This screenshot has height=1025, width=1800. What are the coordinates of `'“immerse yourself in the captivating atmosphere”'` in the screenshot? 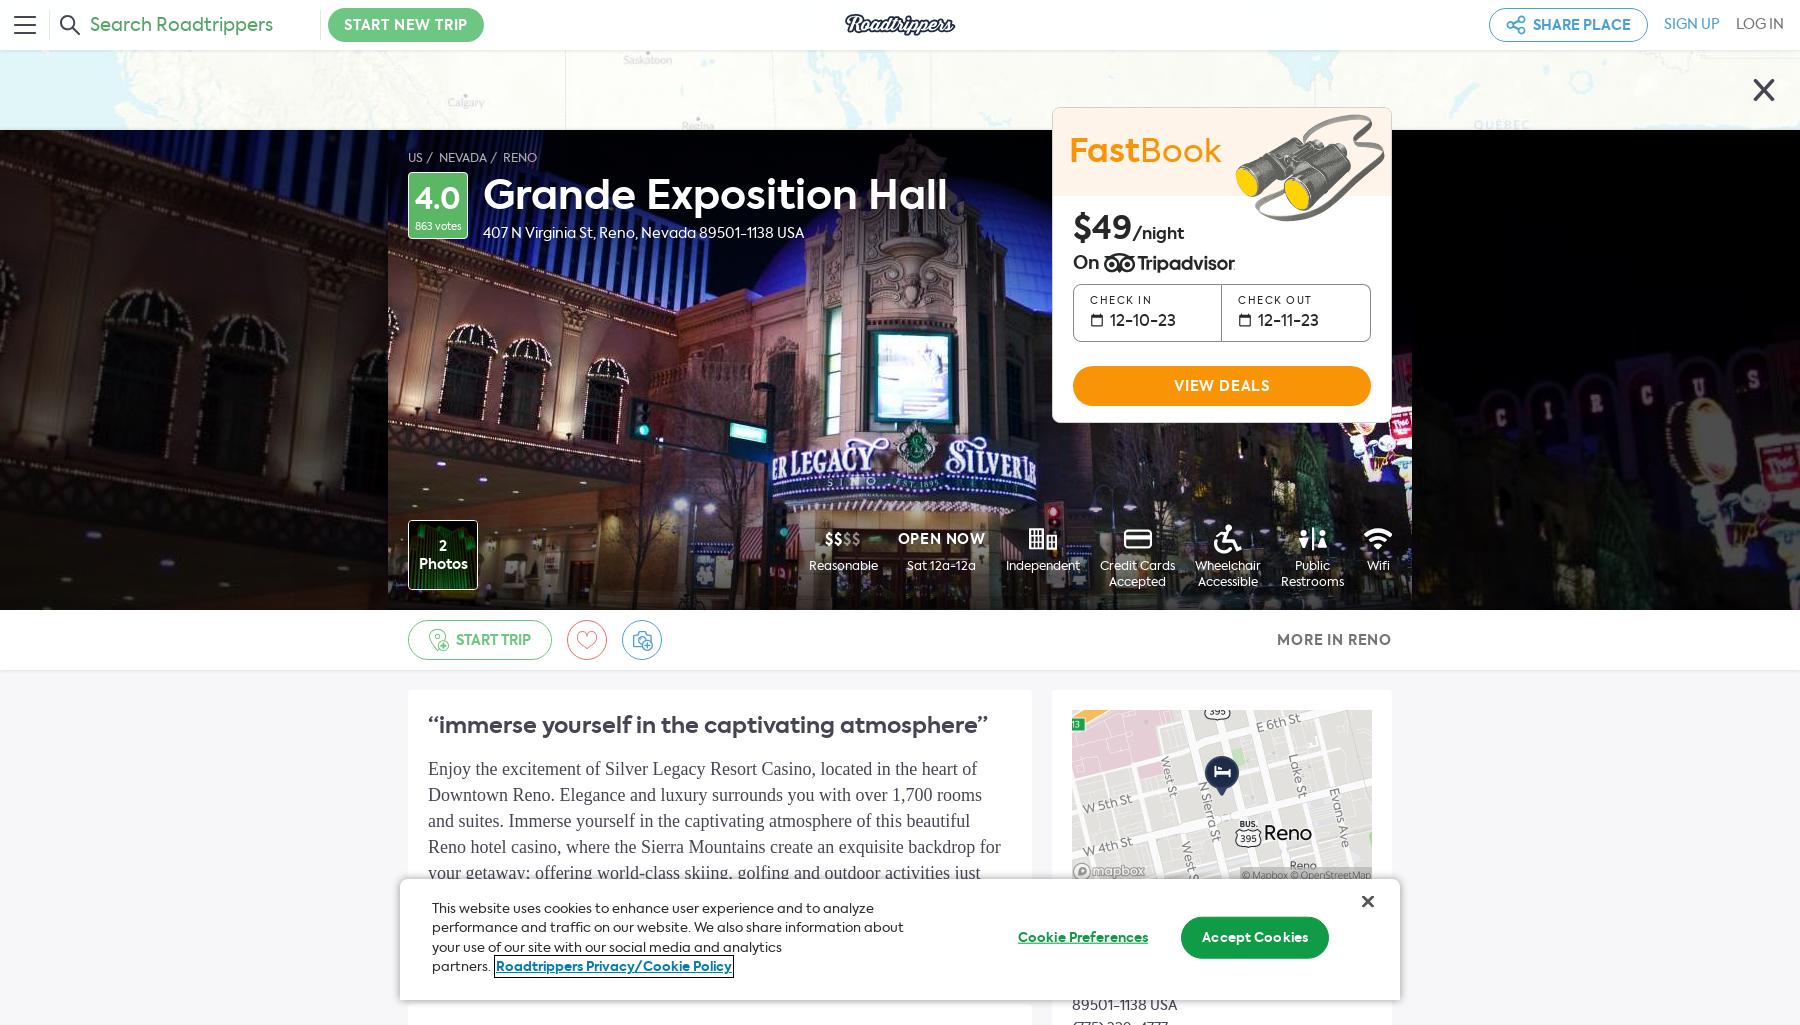 It's located at (706, 724).